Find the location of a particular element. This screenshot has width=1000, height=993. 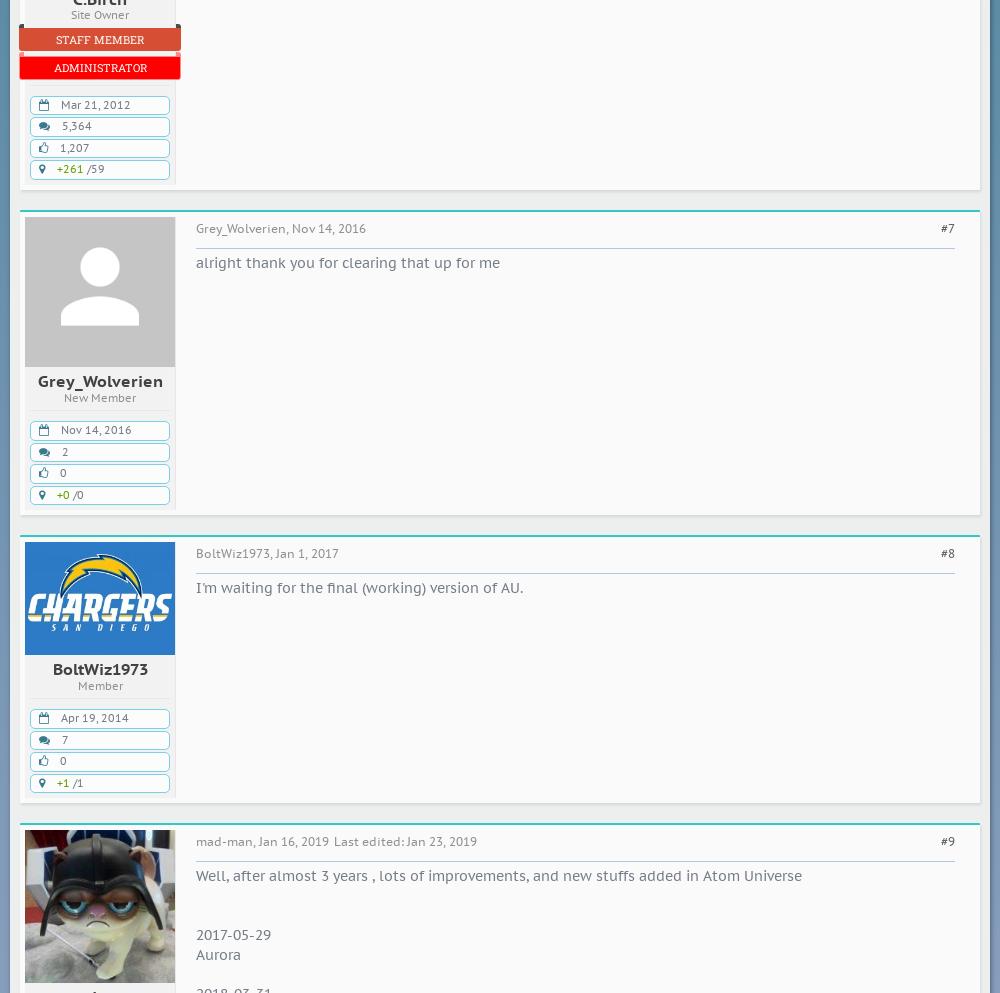

'mad-man' is located at coordinates (223, 840).